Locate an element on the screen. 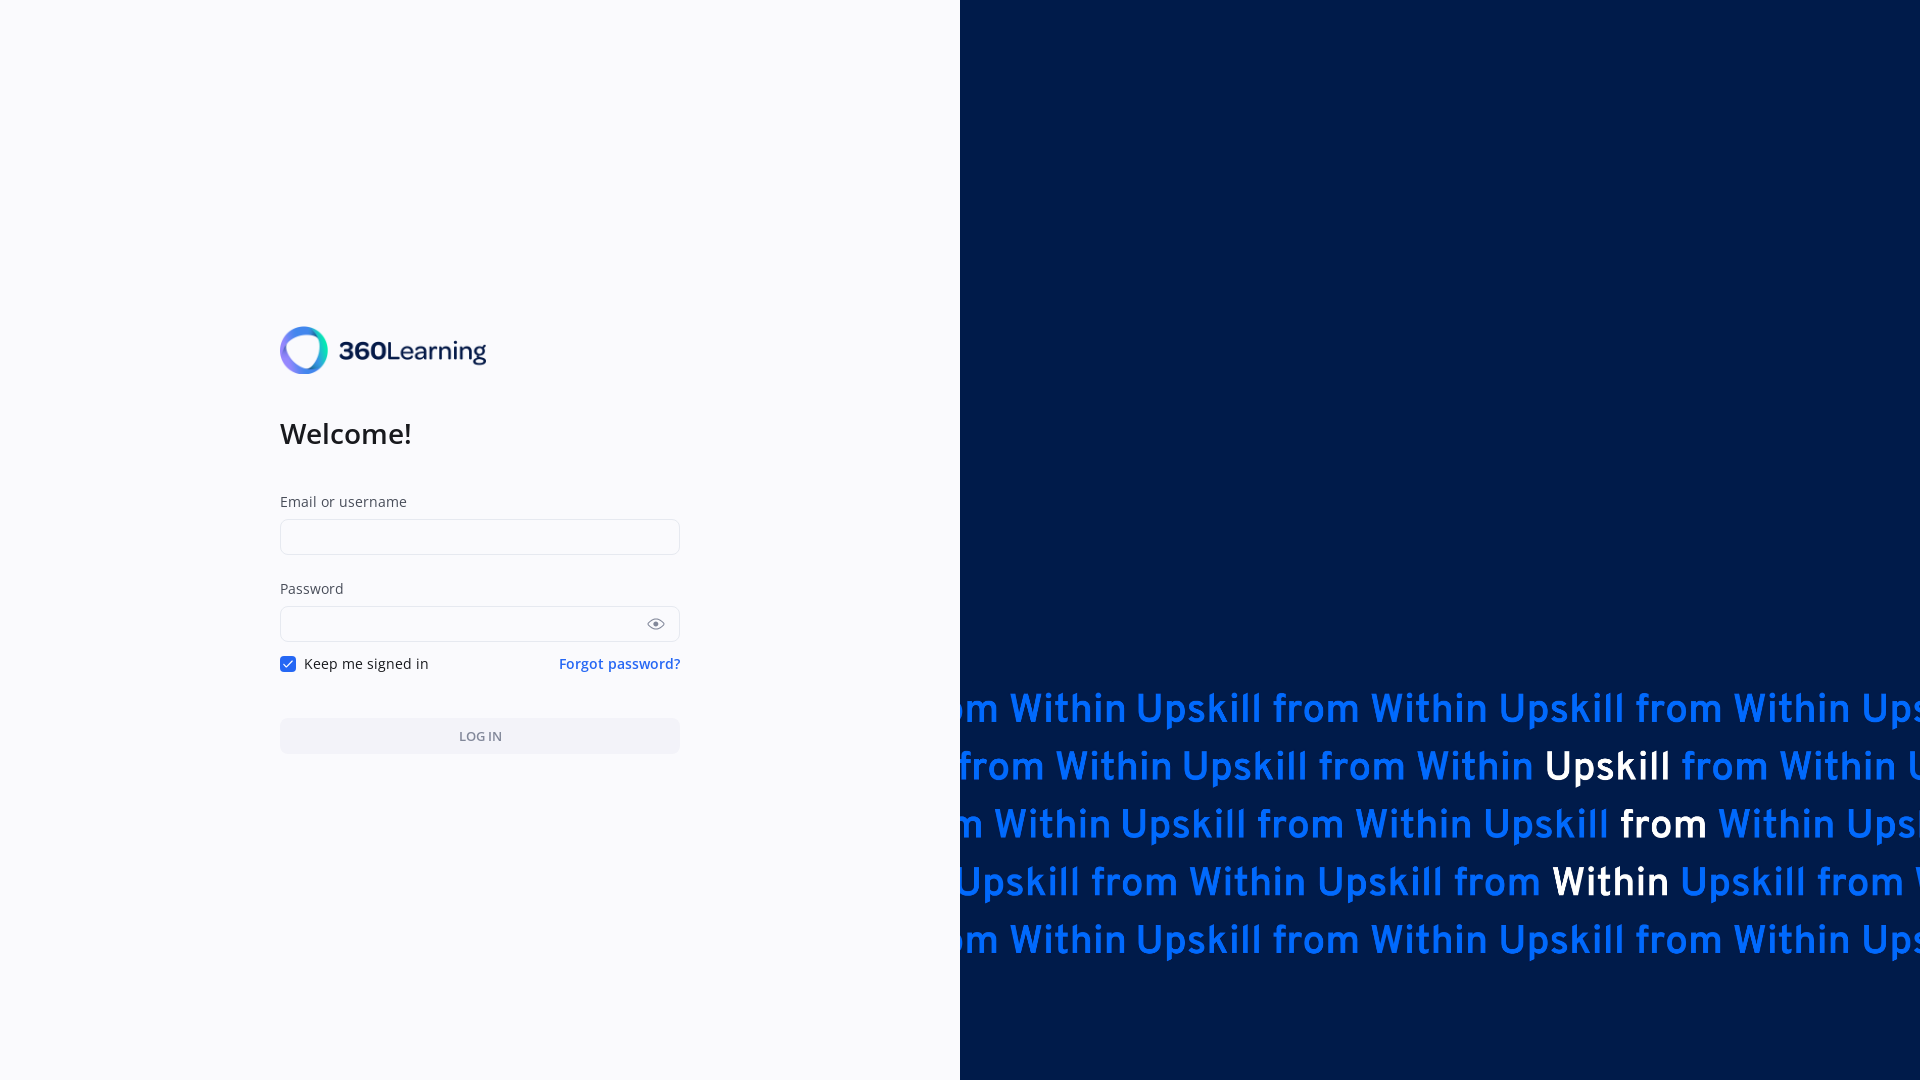  'Forgot password?' is located at coordinates (618, 663).